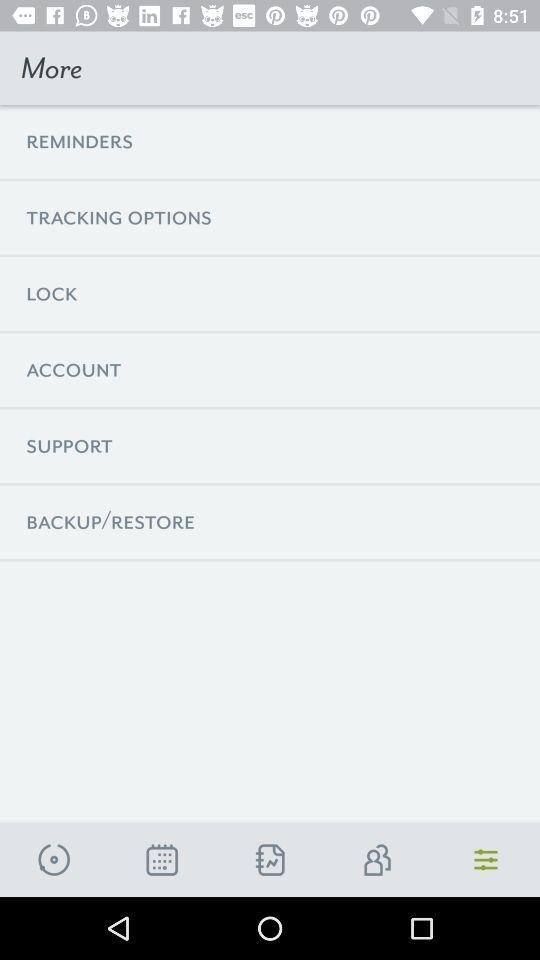  What do you see at coordinates (161, 859) in the screenshot?
I see `show calendar` at bounding box center [161, 859].